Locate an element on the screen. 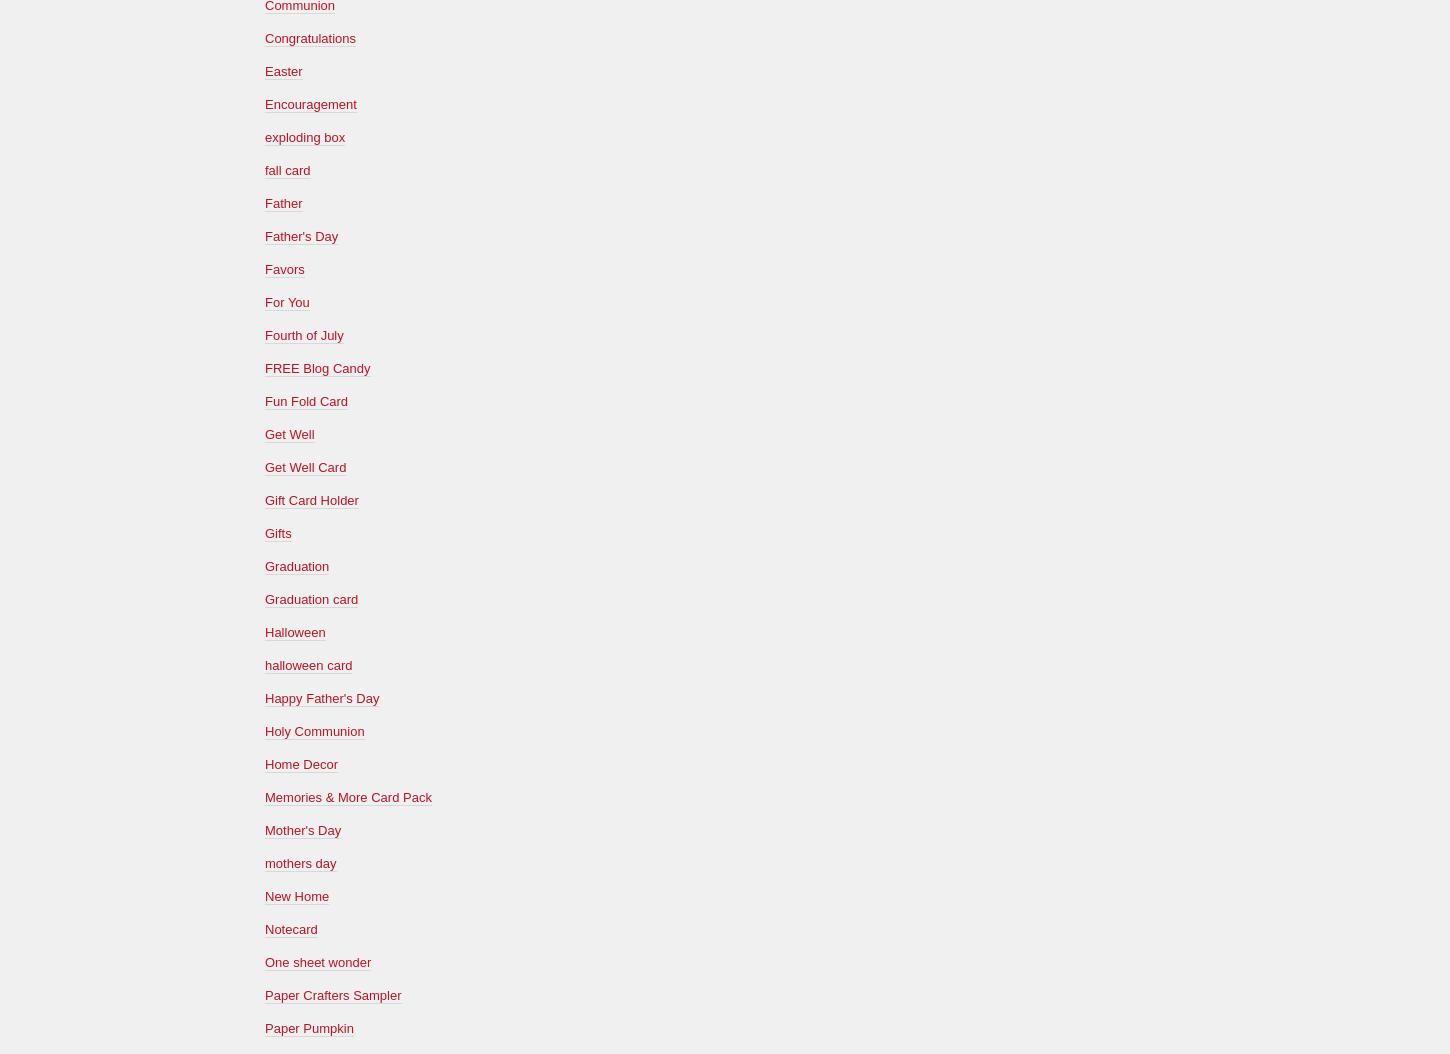 The height and width of the screenshot is (1054, 1450). 'Gifts' is located at coordinates (277, 532).